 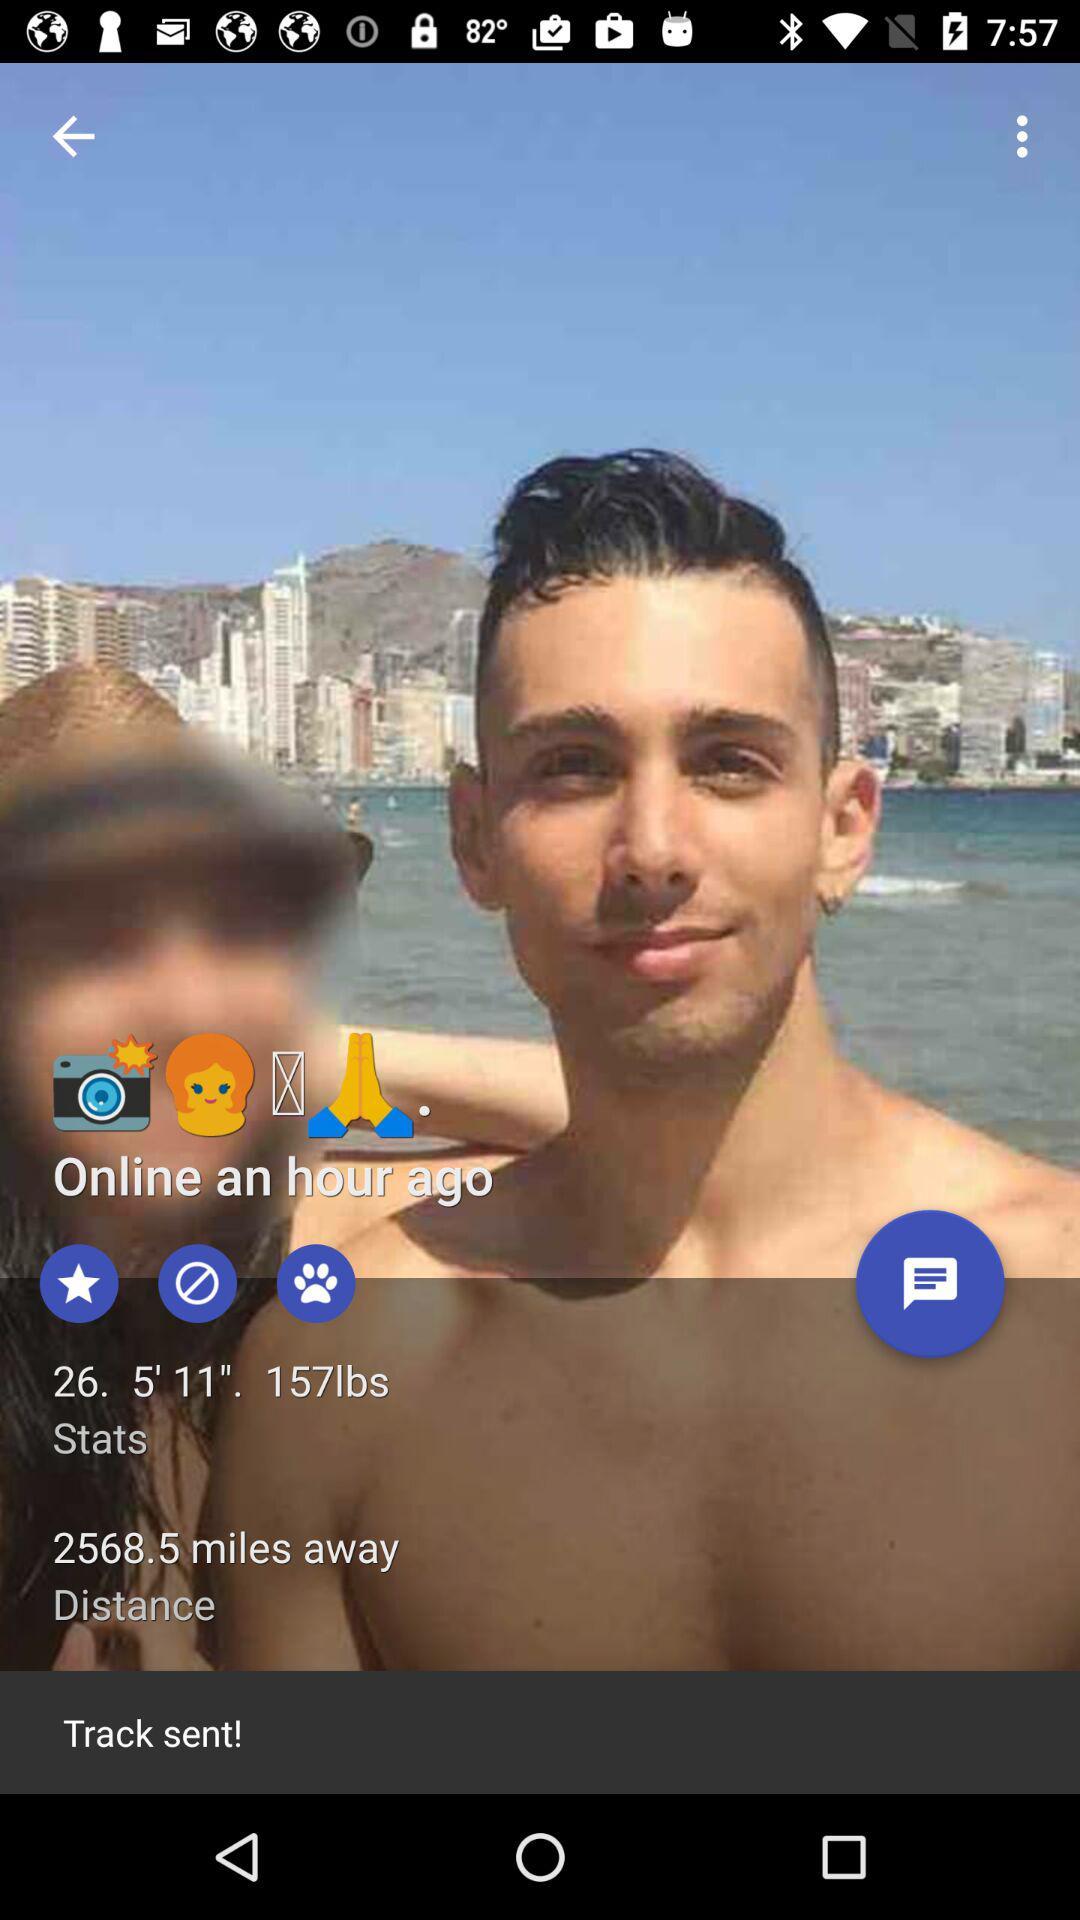 What do you see at coordinates (930, 1291) in the screenshot?
I see `send message` at bounding box center [930, 1291].